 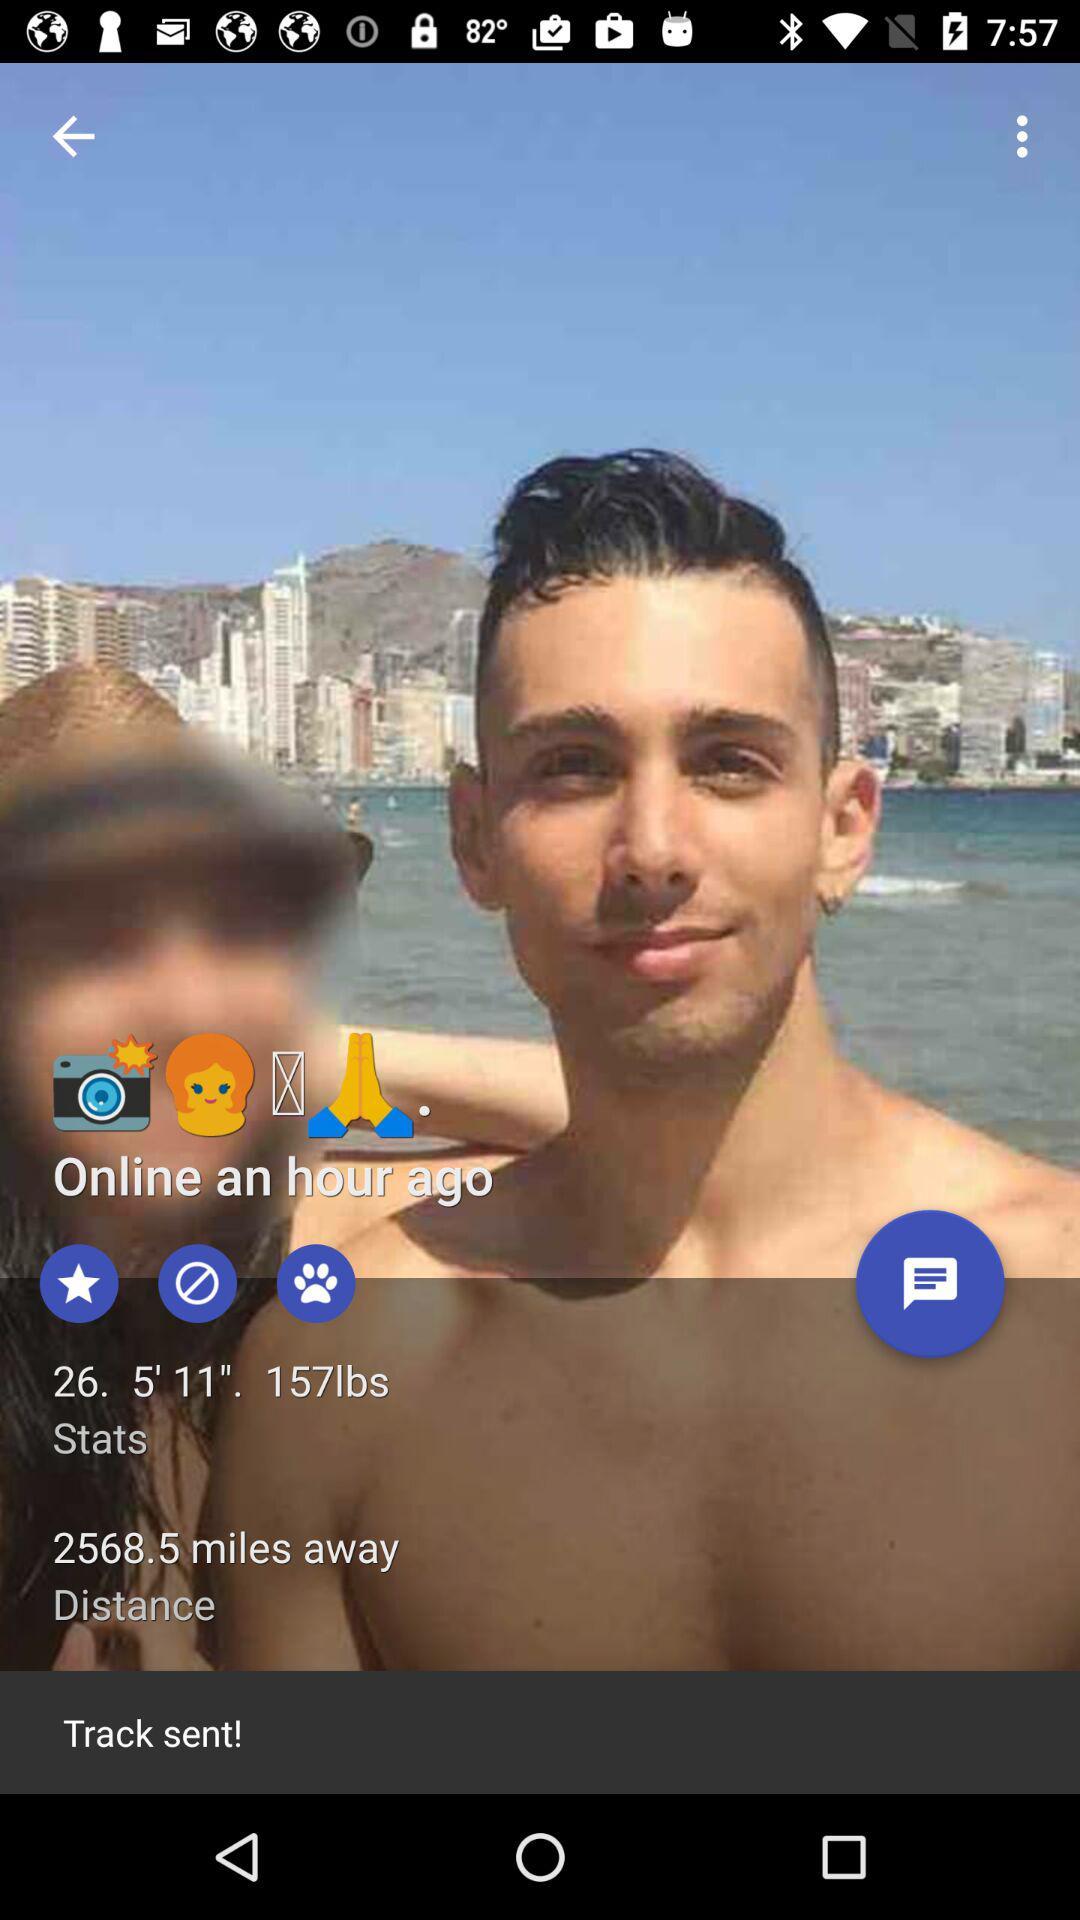 What do you see at coordinates (930, 1291) in the screenshot?
I see `send message` at bounding box center [930, 1291].